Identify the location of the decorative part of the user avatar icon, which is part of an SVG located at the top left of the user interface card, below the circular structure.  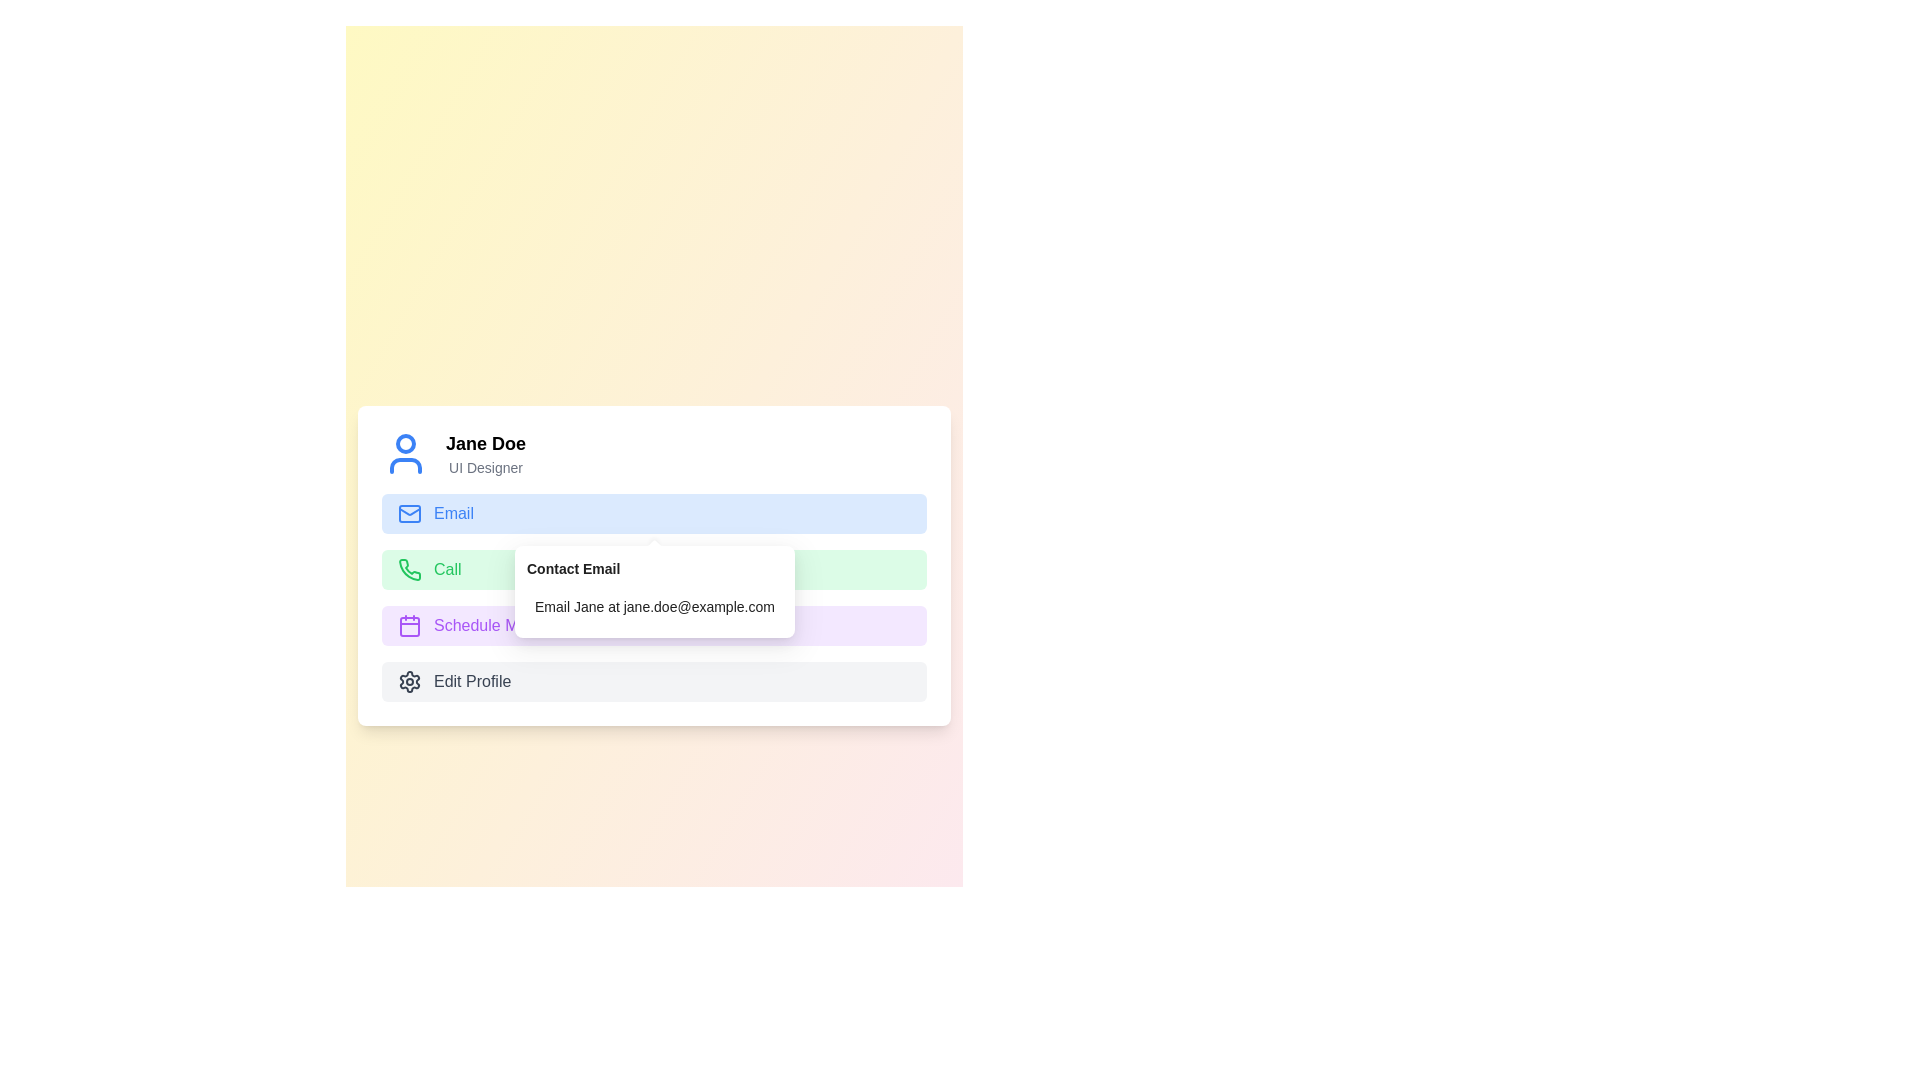
(404, 466).